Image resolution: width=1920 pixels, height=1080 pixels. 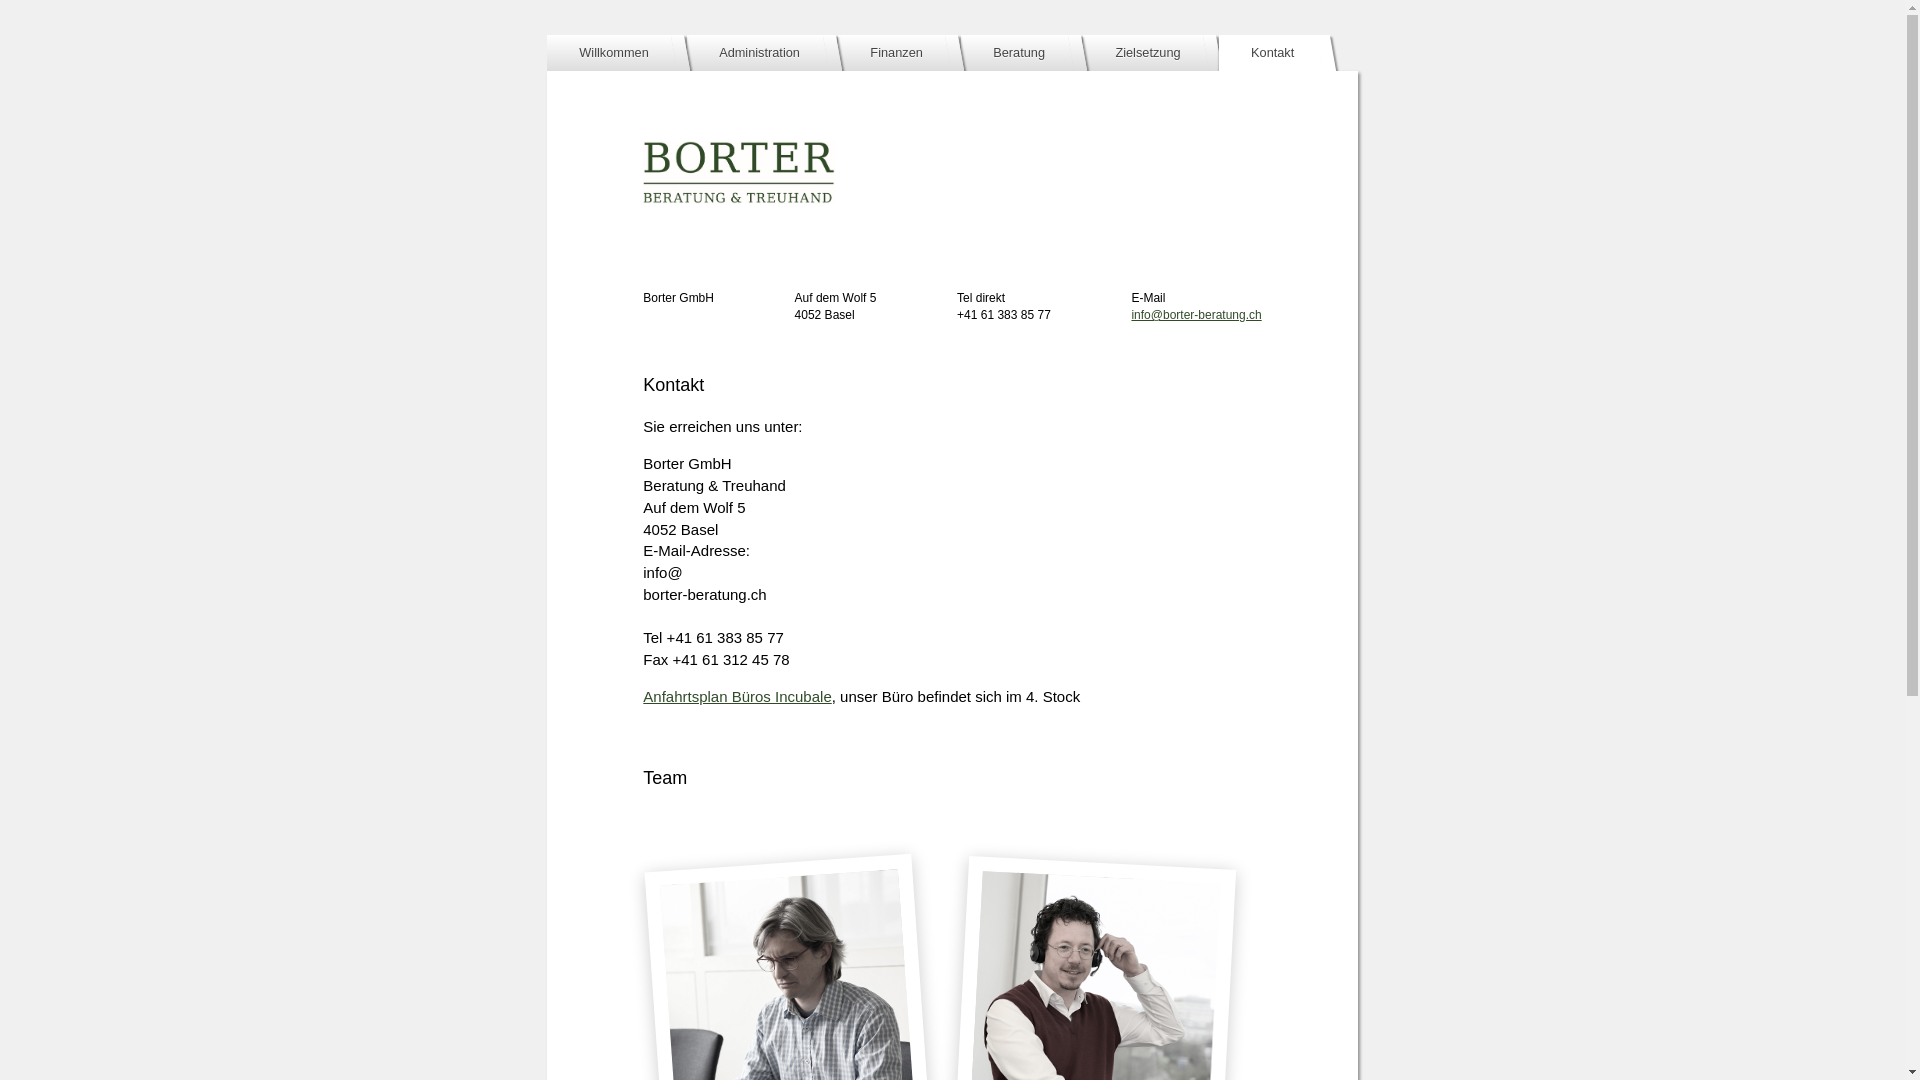 I want to click on 'info@borter-beratung.ch', so click(x=1195, y=315).